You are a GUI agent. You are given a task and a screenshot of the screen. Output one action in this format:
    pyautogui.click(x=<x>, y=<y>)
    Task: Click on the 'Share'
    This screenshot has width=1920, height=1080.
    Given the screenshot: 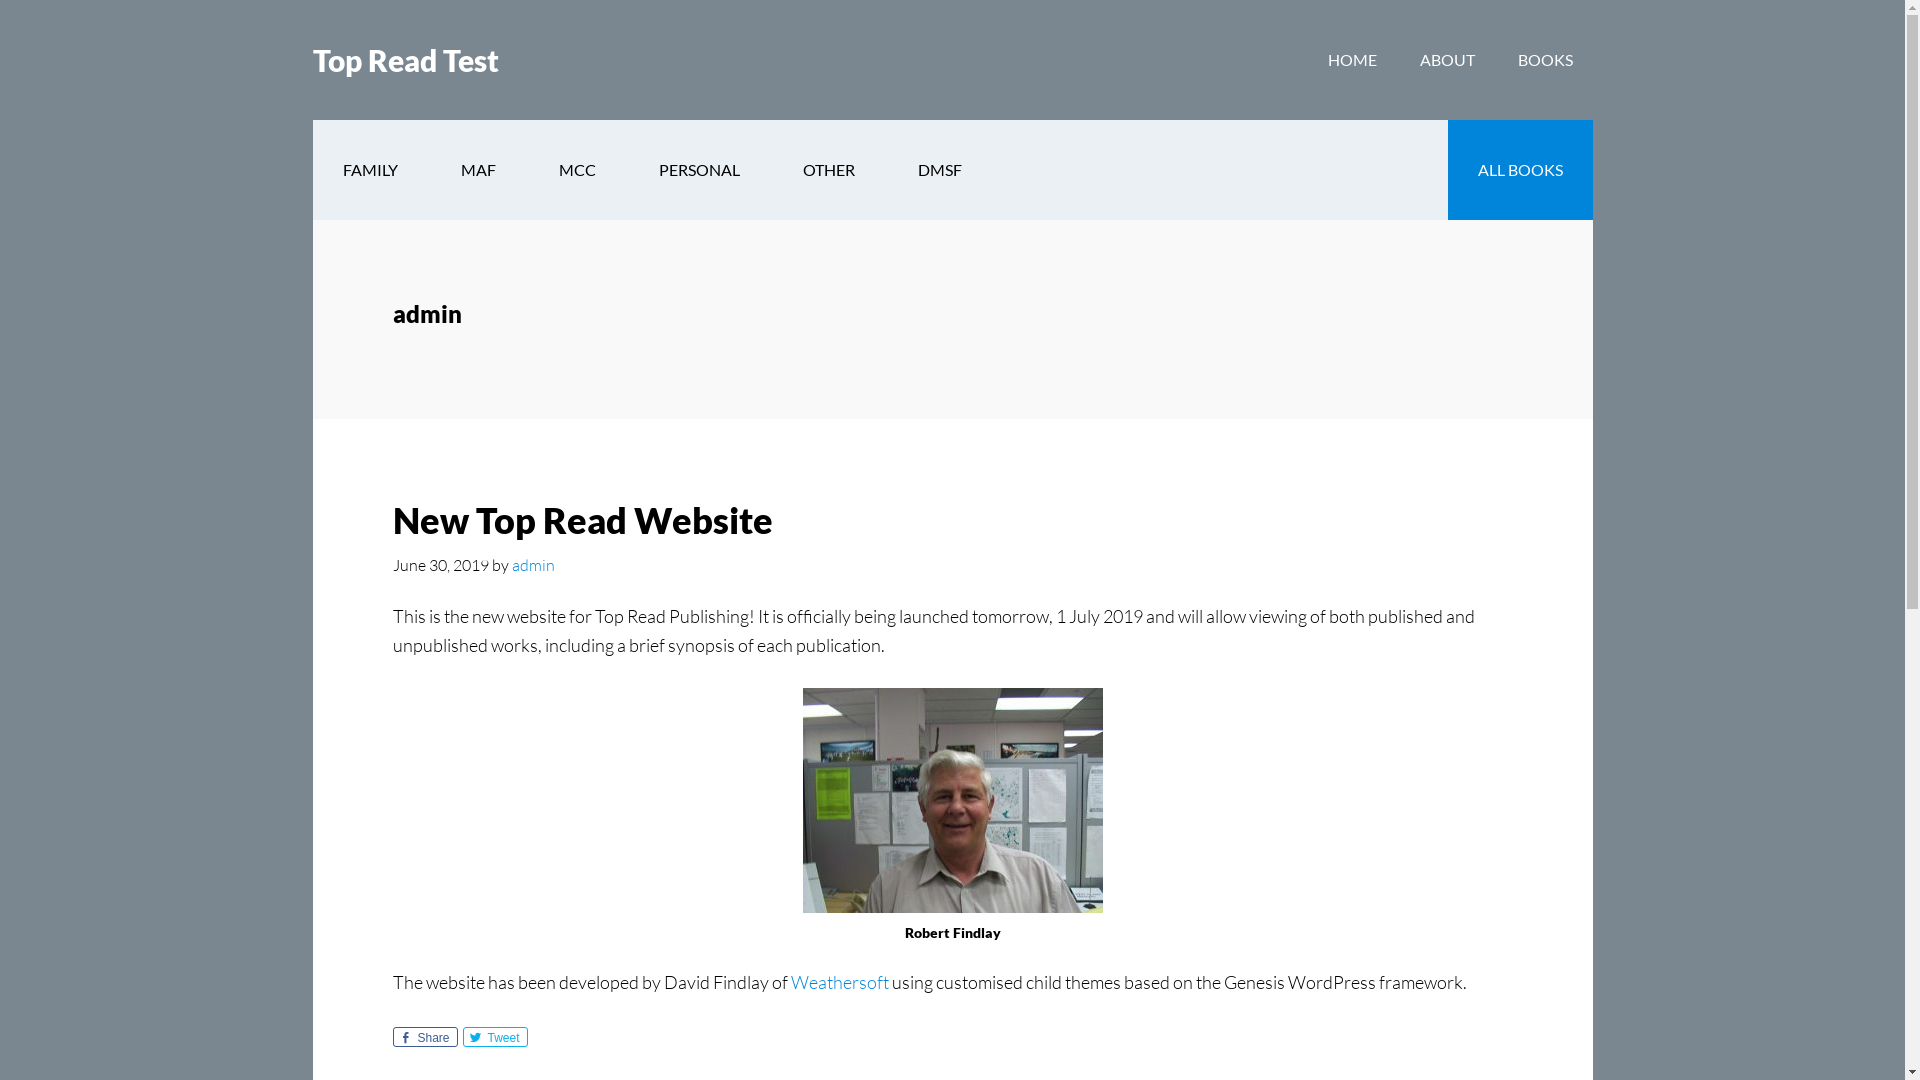 What is the action you would take?
    pyautogui.click(x=423, y=1036)
    